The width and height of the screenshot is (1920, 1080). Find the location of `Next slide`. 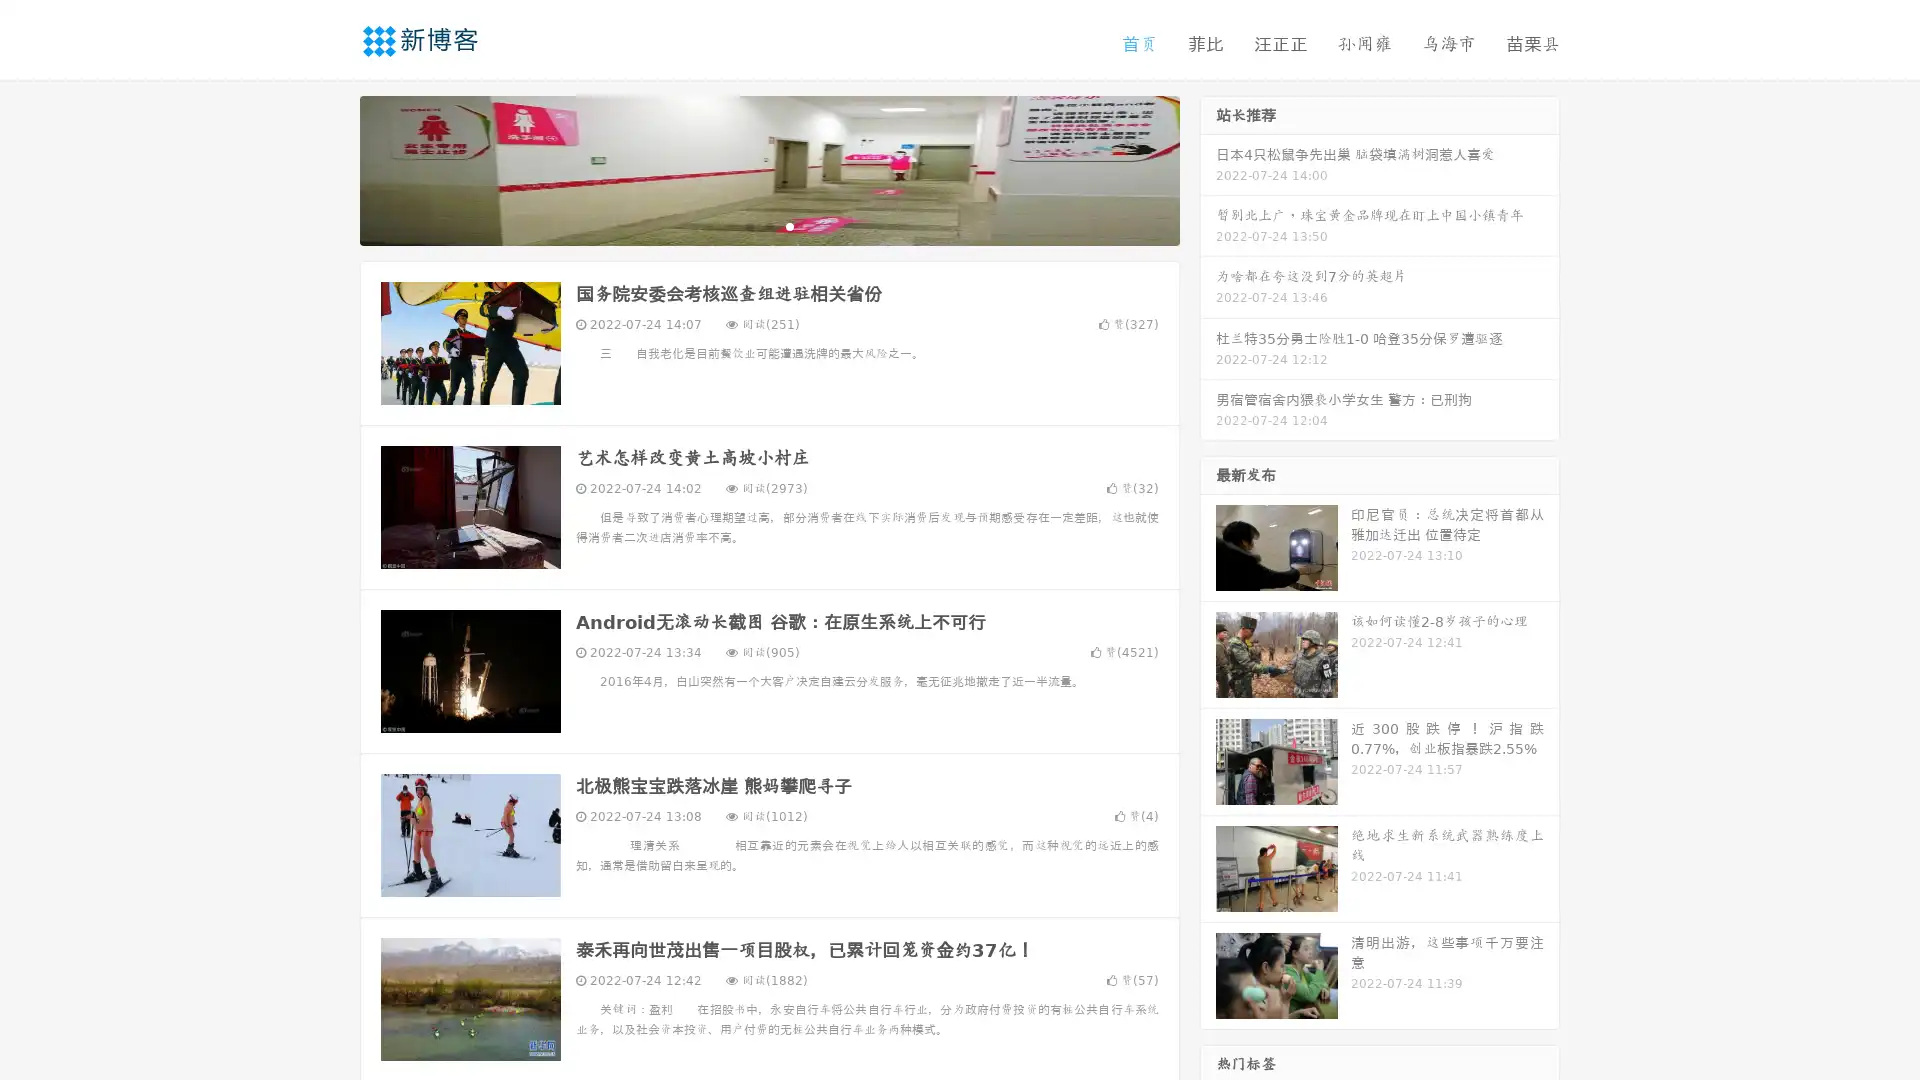

Next slide is located at coordinates (1208, 168).